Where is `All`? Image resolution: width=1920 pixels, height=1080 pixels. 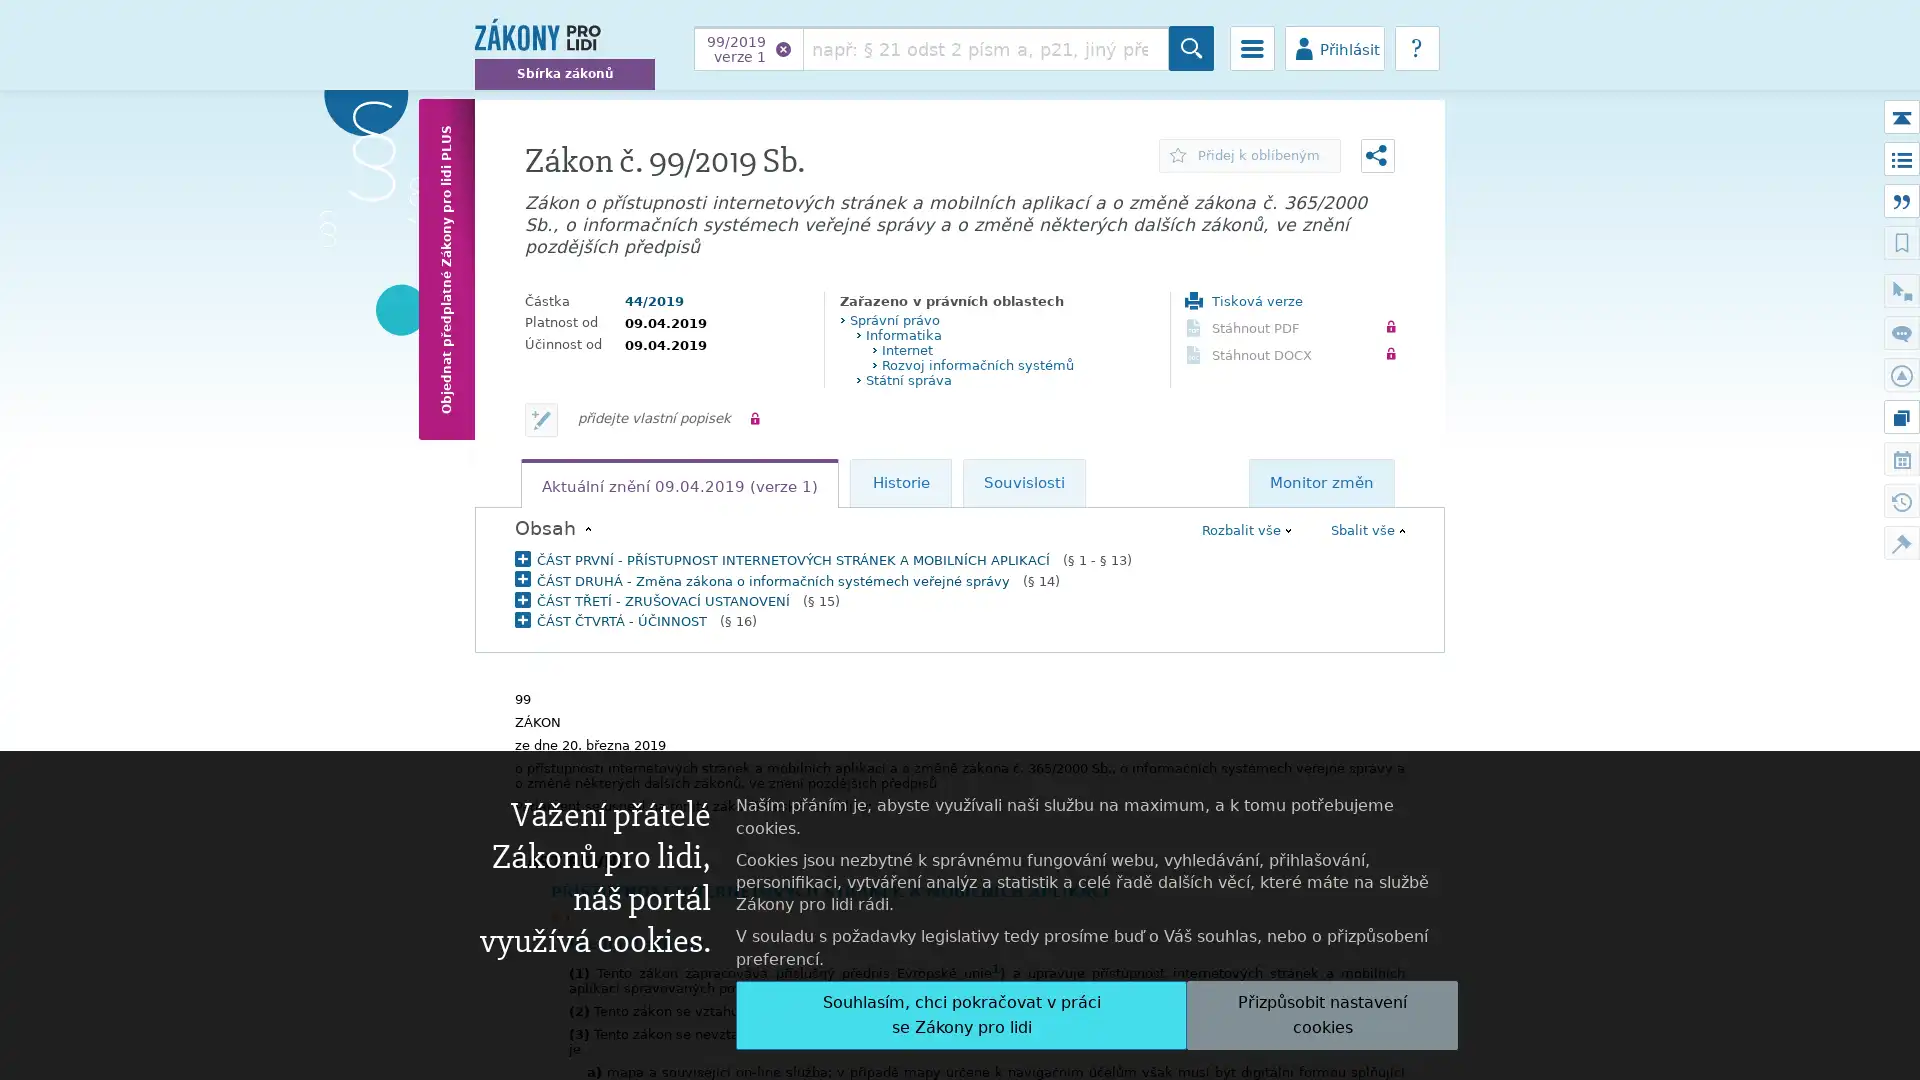
All is located at coordinates (961, 1014).